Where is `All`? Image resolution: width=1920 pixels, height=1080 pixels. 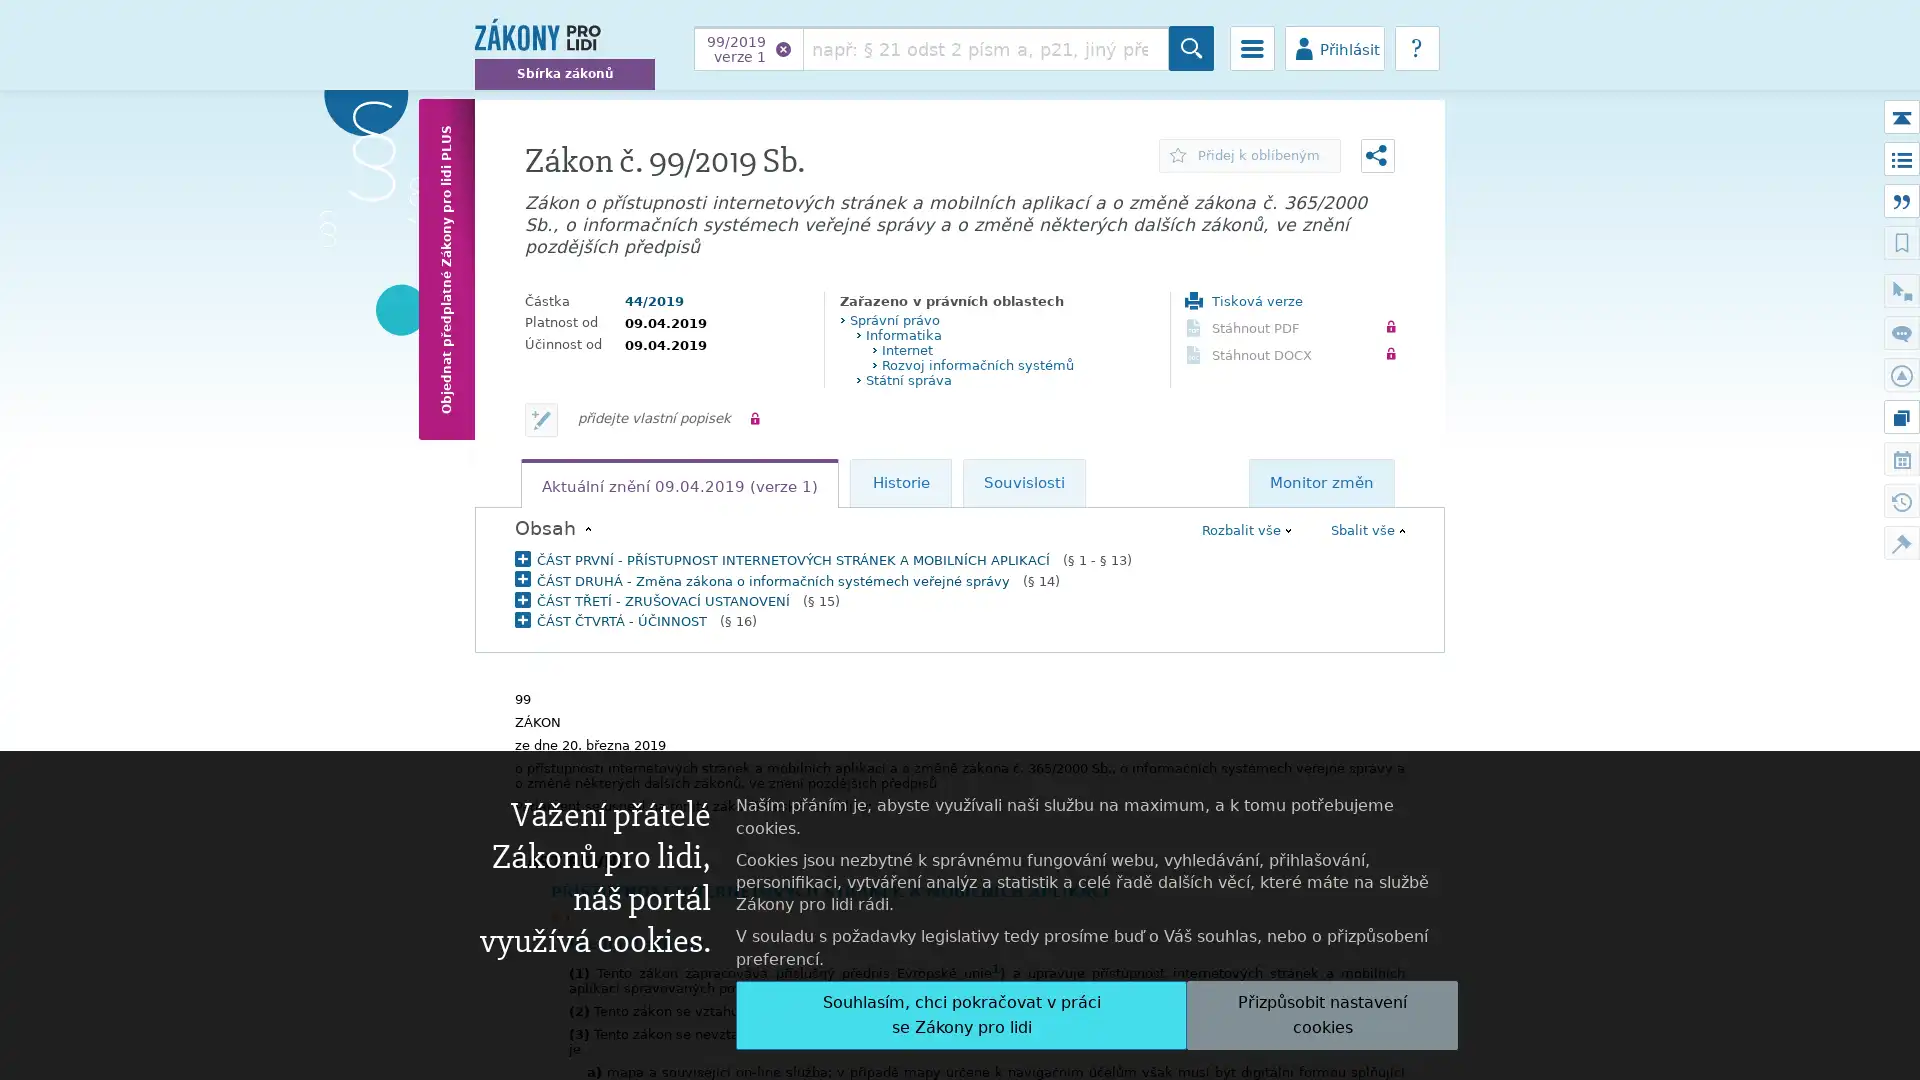
All is located at coordinates (961, 1014).